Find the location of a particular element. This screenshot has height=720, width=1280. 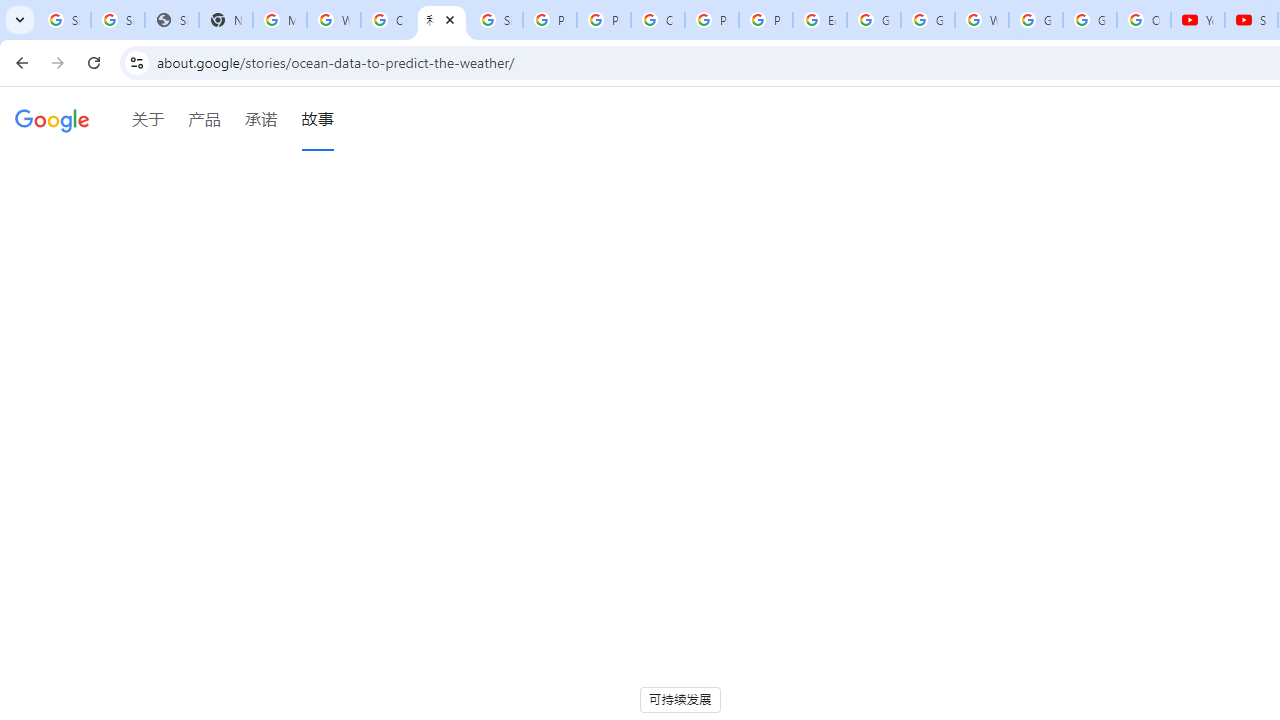

'Who is my administrator? - Google Account Help' is located at coordinates (334, 20).